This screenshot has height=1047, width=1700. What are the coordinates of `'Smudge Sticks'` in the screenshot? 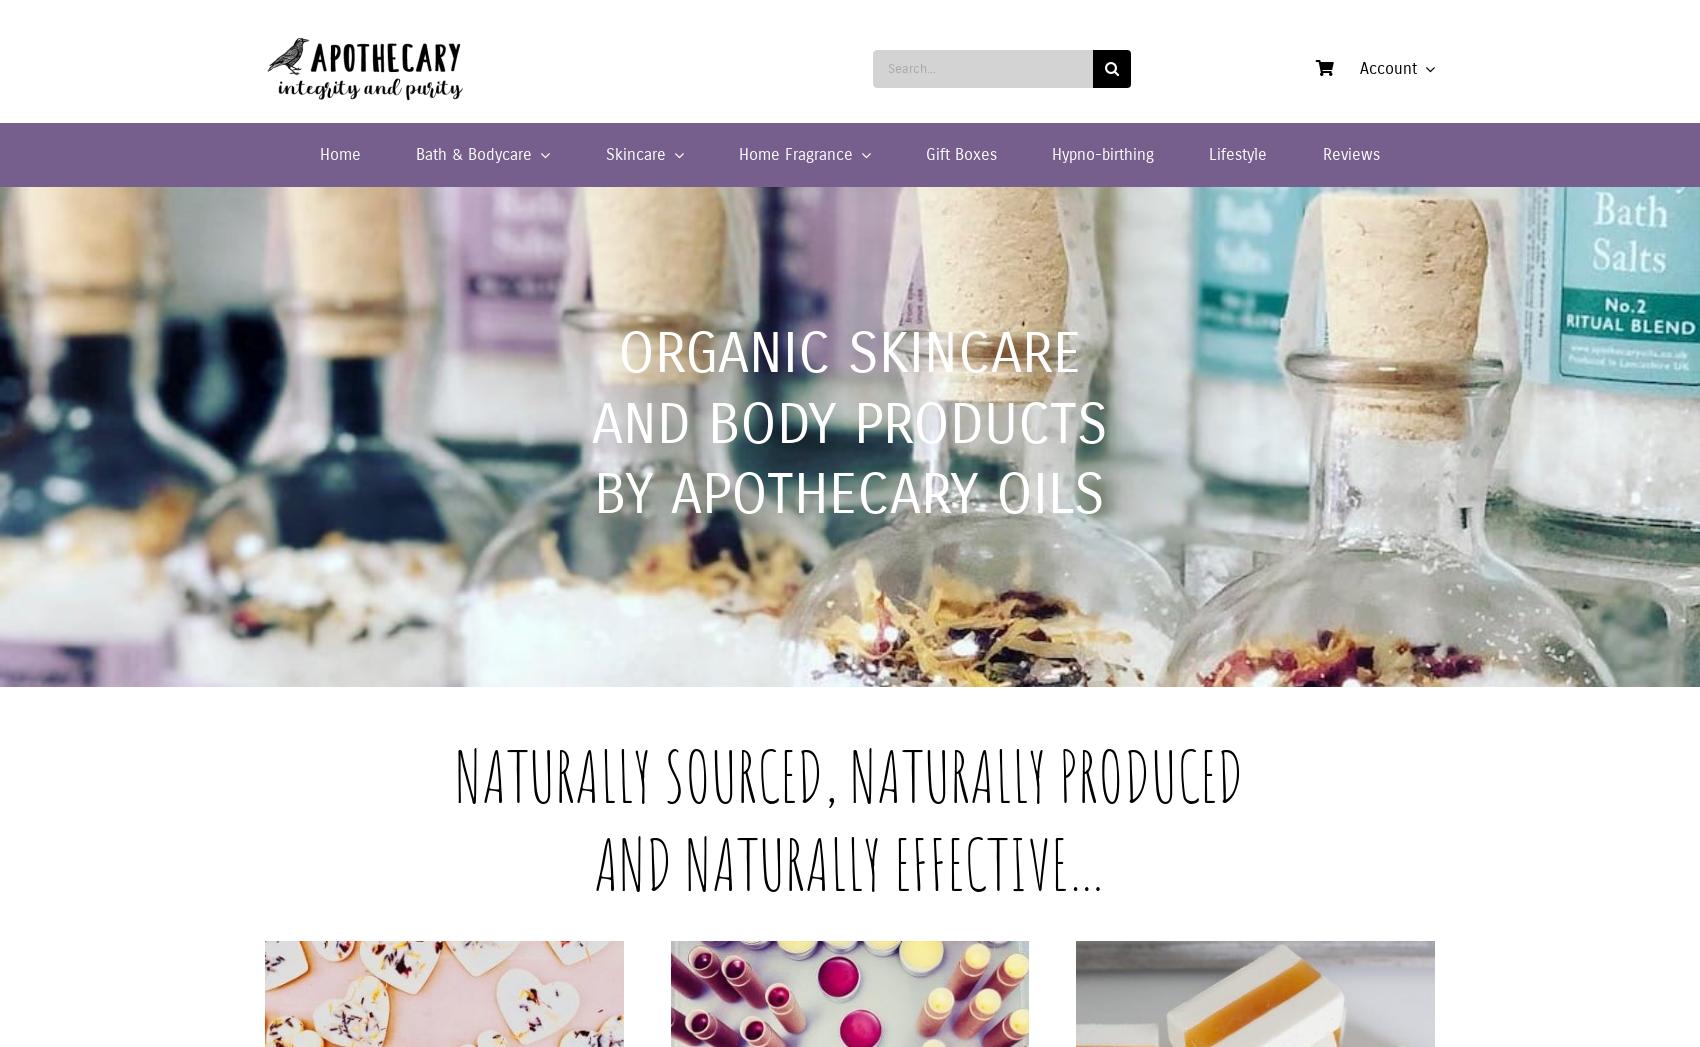 It's located at (1141, 225).